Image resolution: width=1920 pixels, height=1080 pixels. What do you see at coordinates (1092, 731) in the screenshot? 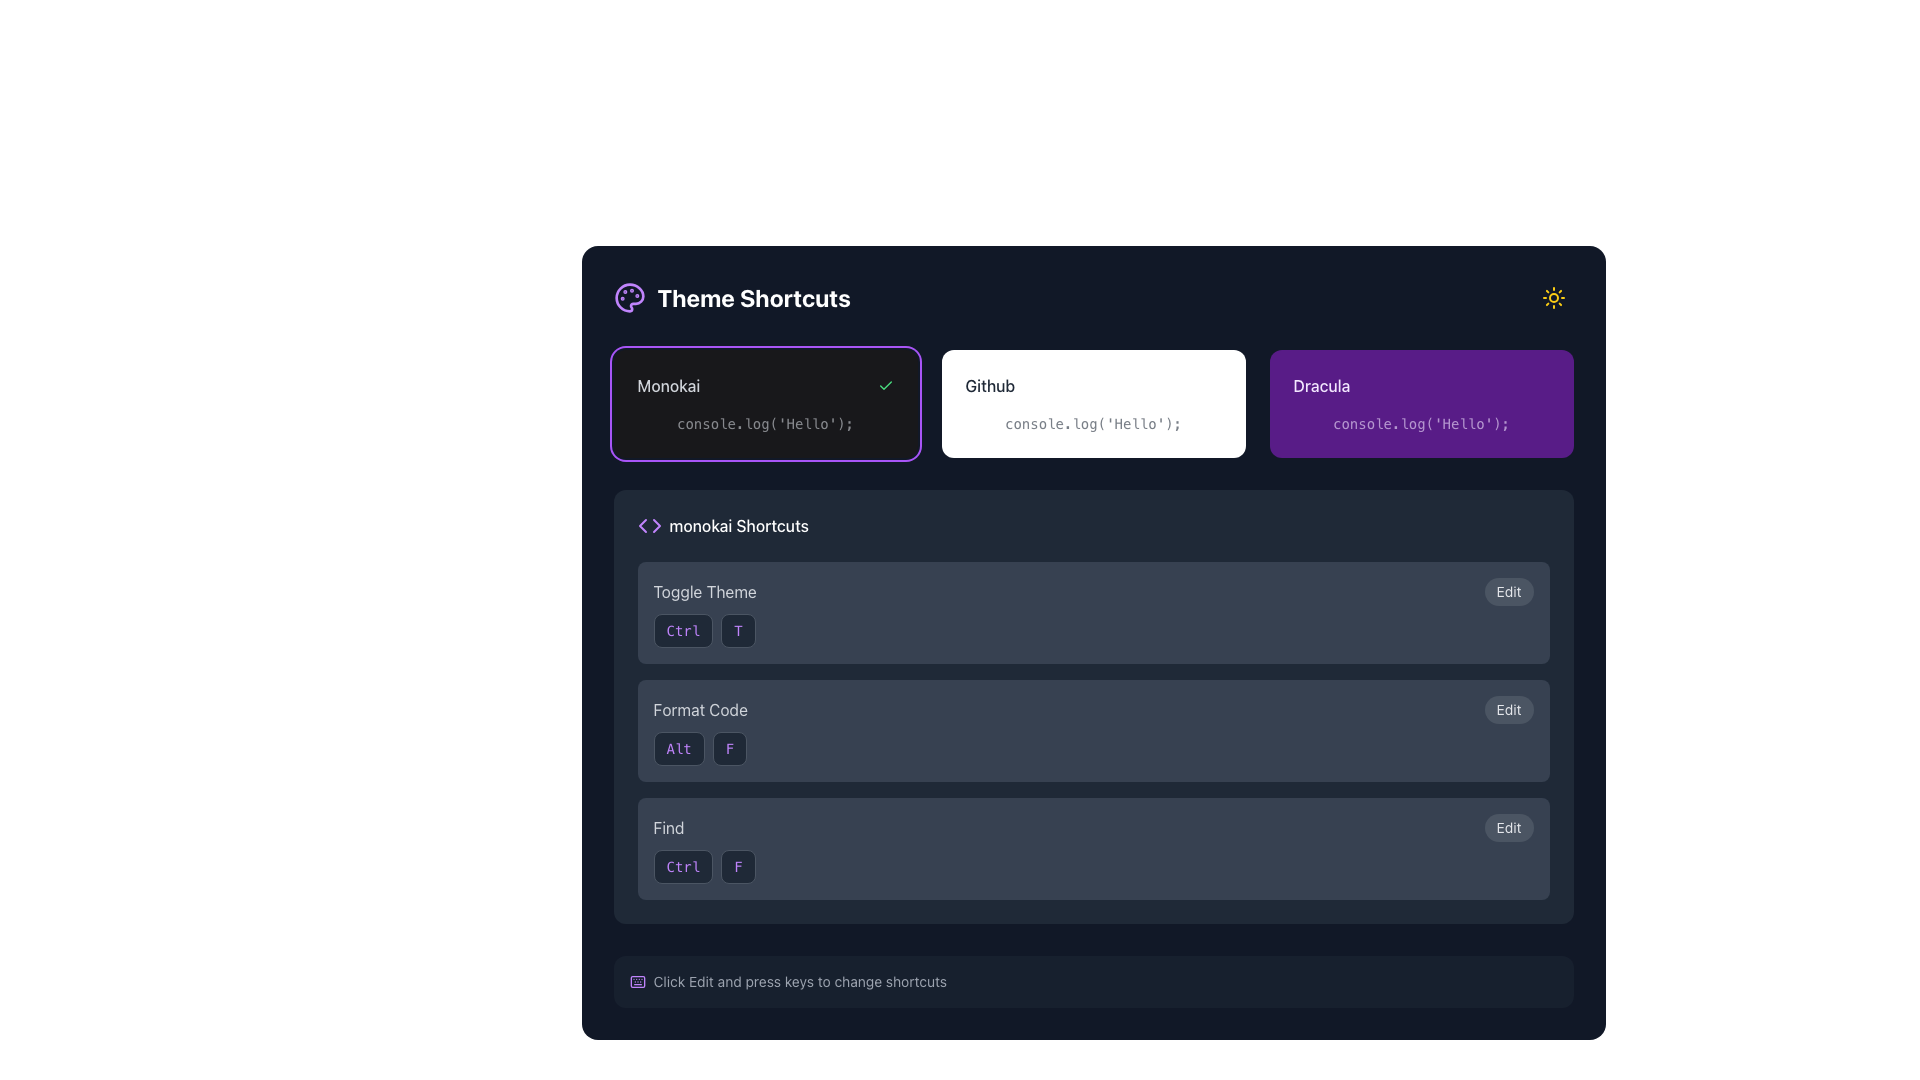
I see `the second item in the vertical list of shortcut panels titled 'monokai Shortcuts', specifically the shortcut configuration panel for 'Format Code', to enable keyboard navigation` at bounding box center [1092, 731].